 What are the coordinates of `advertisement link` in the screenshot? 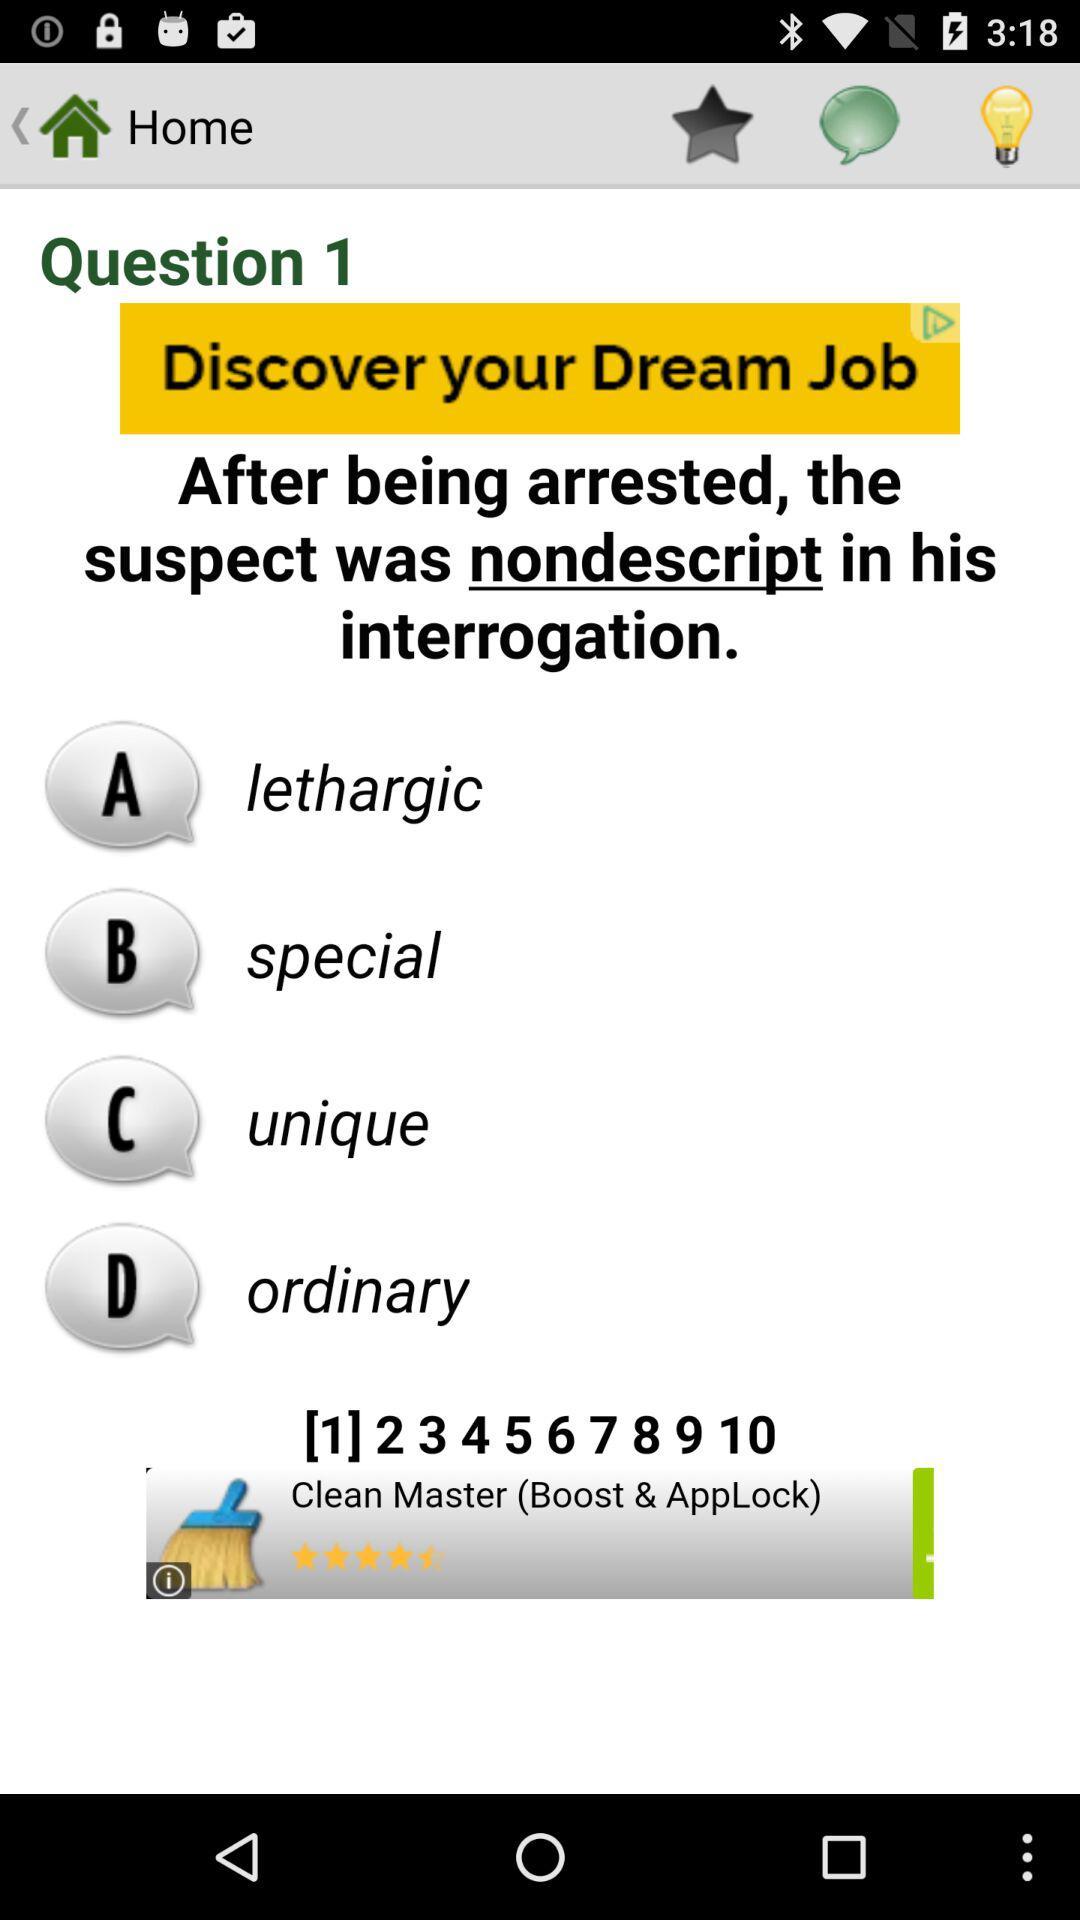 It's located at (540, 1532).